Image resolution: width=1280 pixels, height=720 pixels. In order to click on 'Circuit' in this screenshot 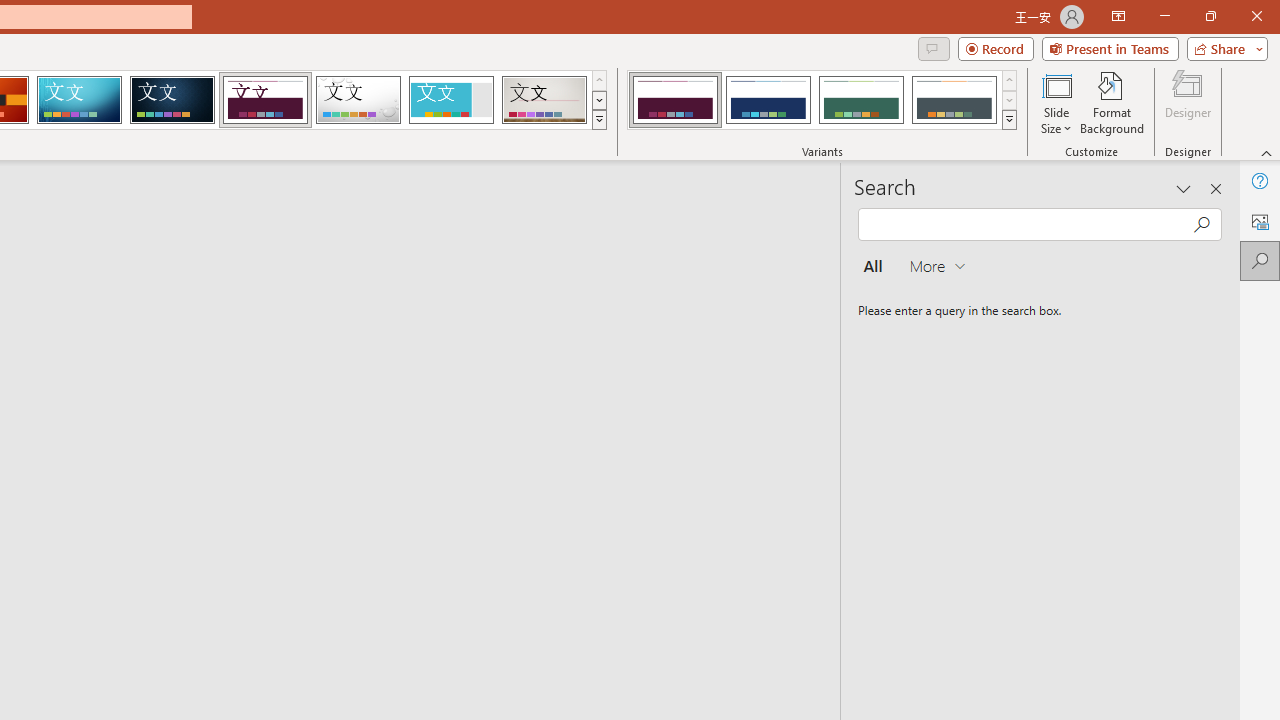, I will do `click(79, 100)`.